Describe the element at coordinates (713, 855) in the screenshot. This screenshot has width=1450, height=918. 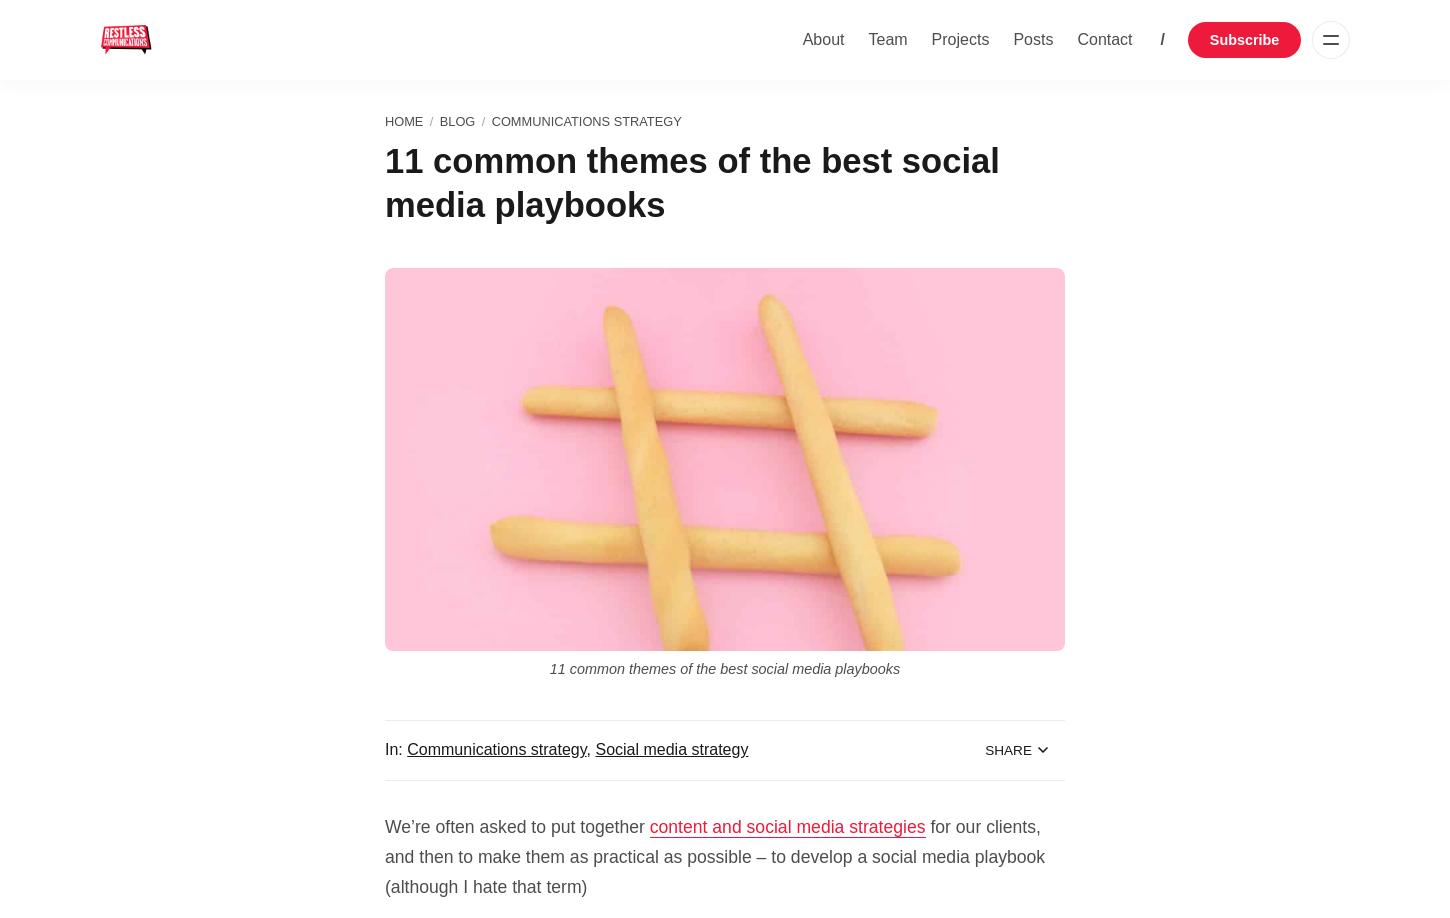
I see `'for our clients, and then to make them as practical as possible – to develop a social media playbook (although I hate that term)'` at that location.